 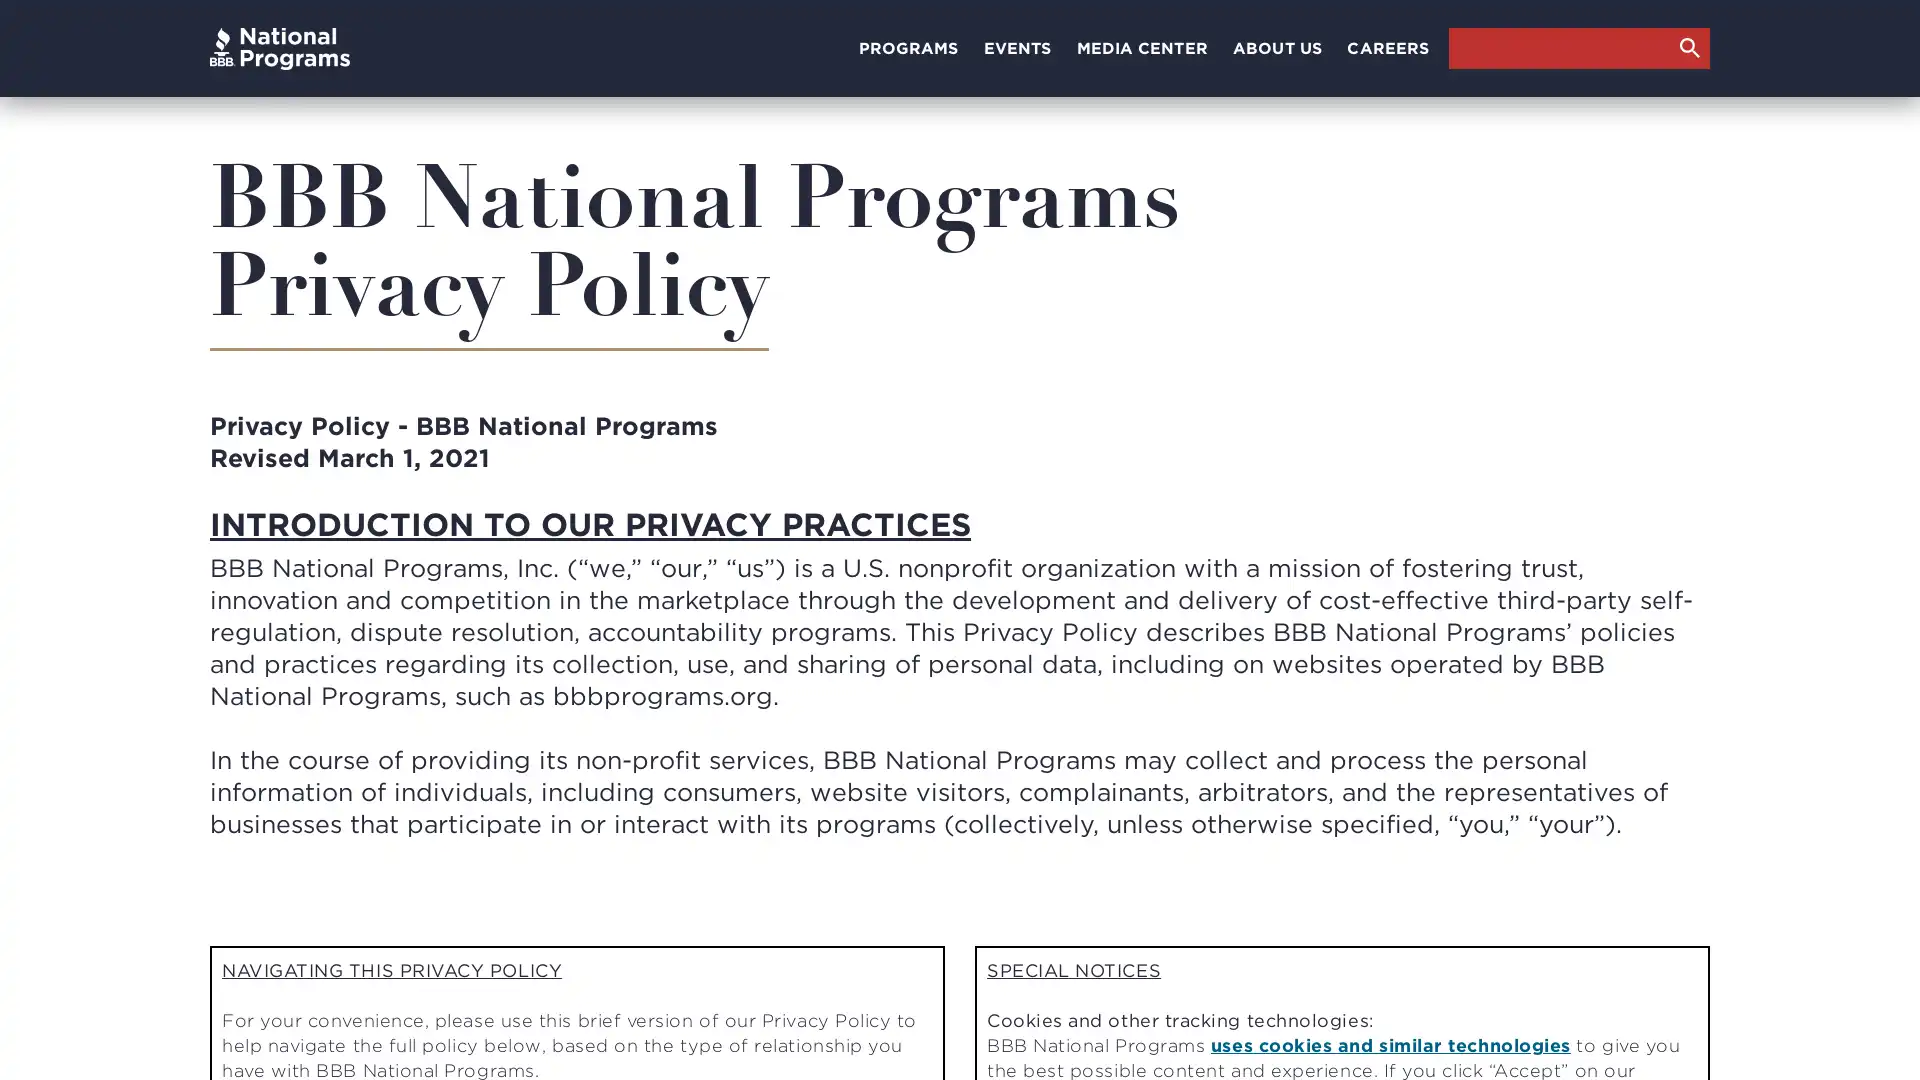 I want to click on Search, so click(x=1688, y=46).